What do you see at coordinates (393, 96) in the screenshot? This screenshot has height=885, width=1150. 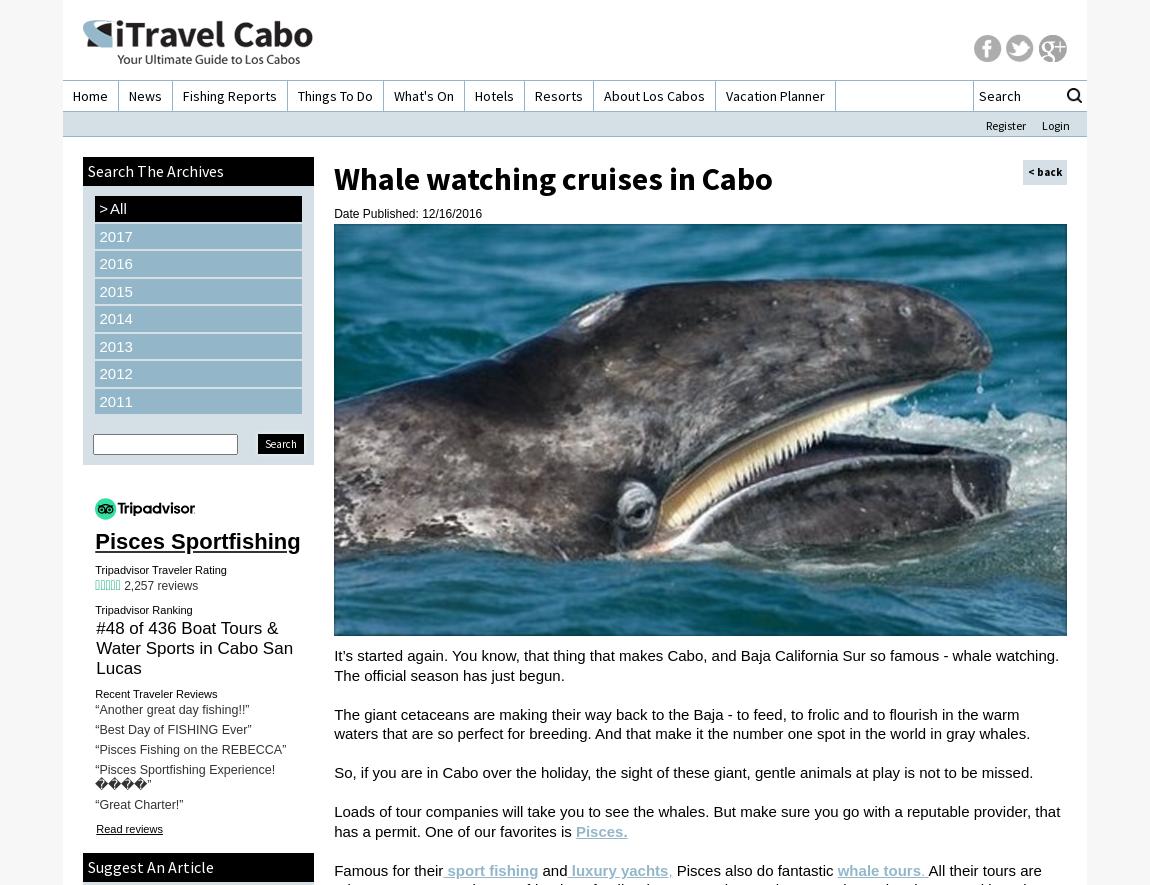 I see `'What's On'` at bounding box center [393, 96].